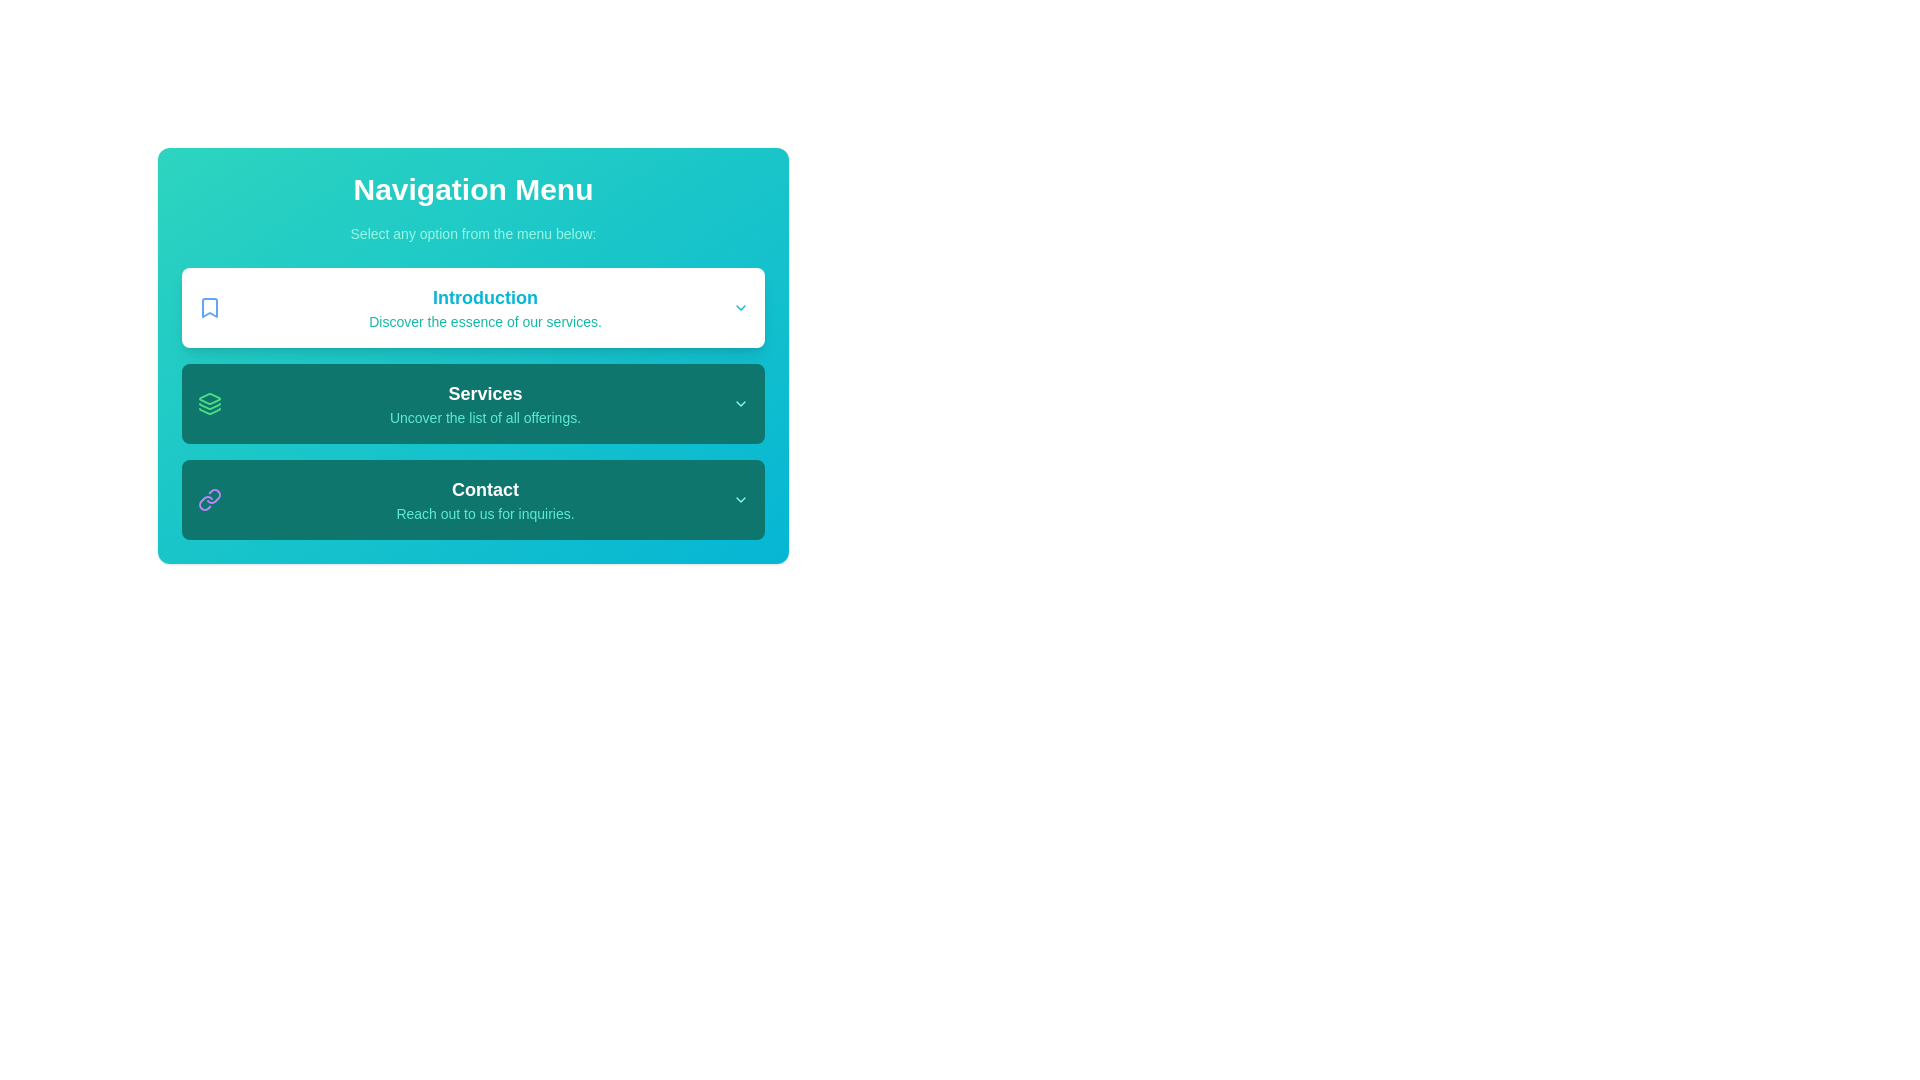 This screenshot has width=1920, height=1080. What do you see at coordinates (485, 512) in the screenshot?
I see `the text element reading 'Reach out to us for inquiries.' which is styled in teal and located below the 'Contact' header` at bounding box center [485, 512].